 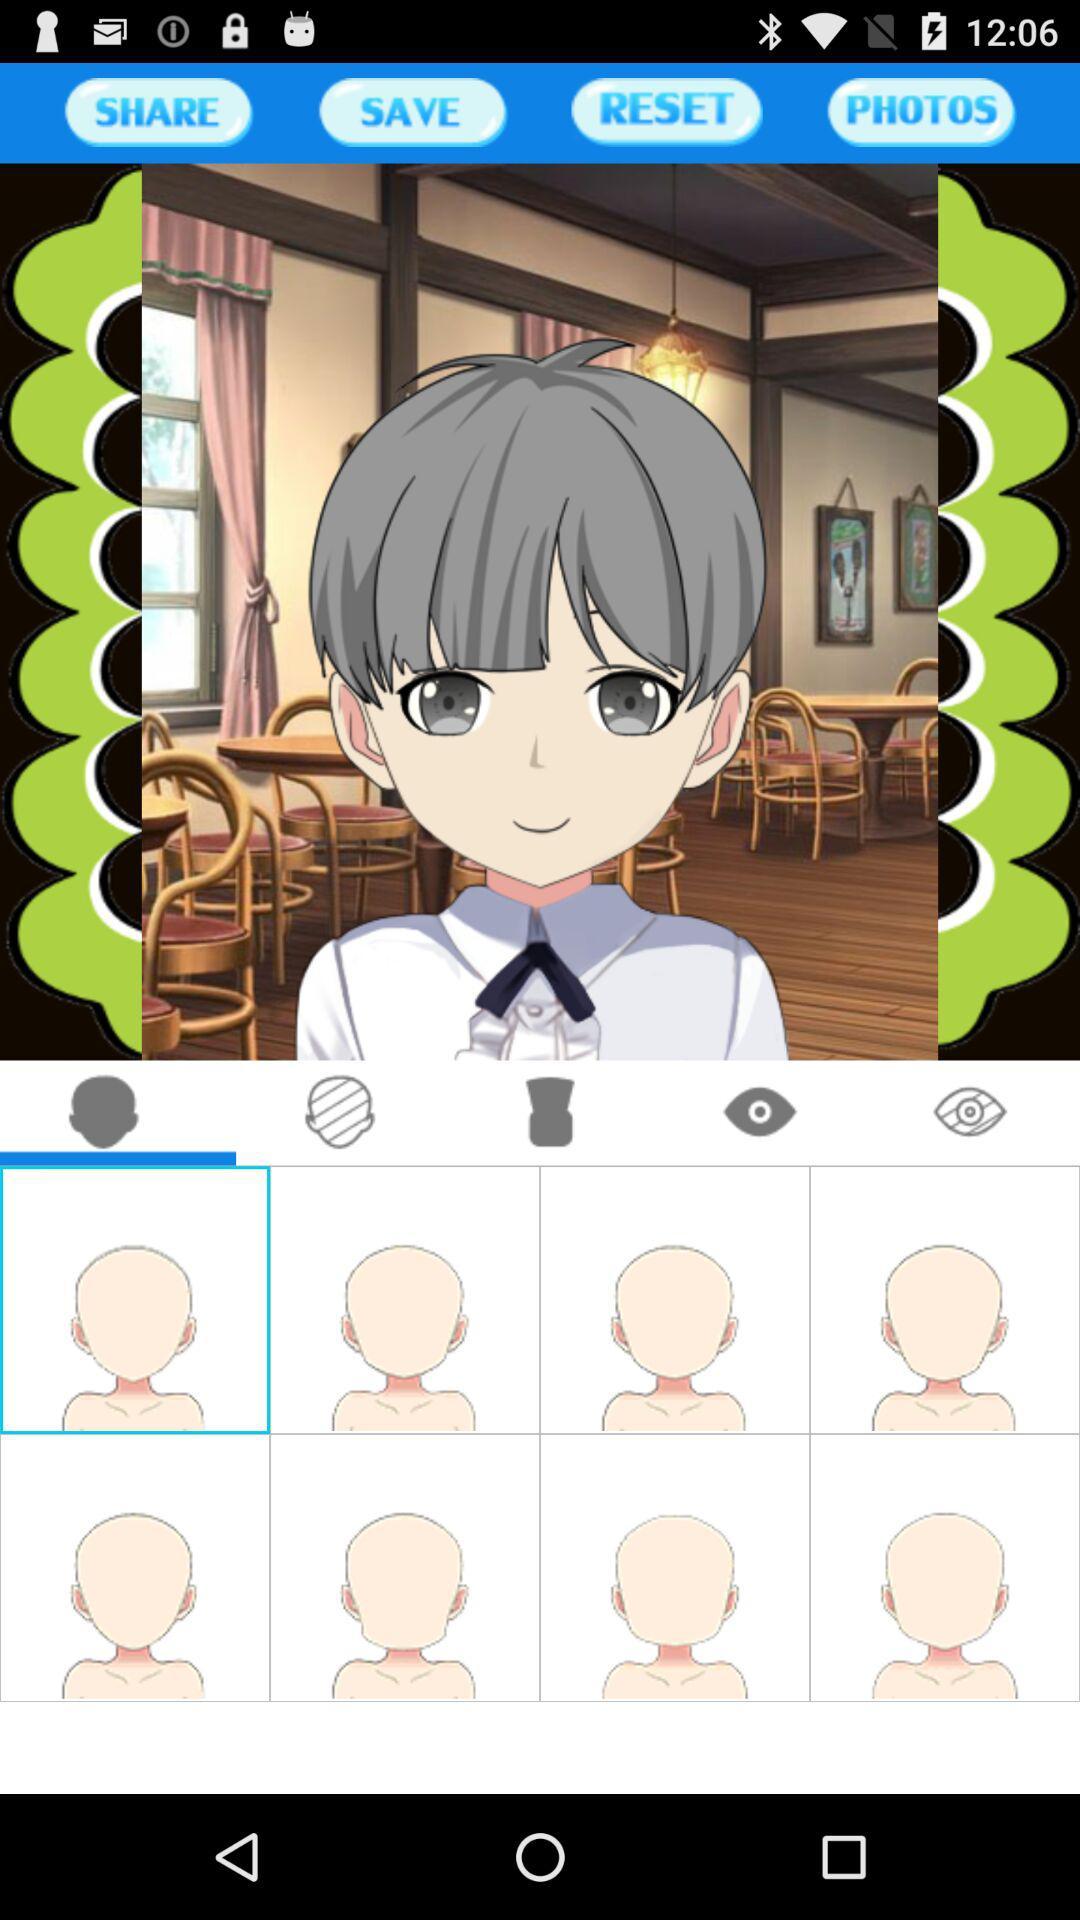 What do you see at coordinates (104, 1112) in the screenshot?
I see `your face icon` at bounding box center [104, 1112].